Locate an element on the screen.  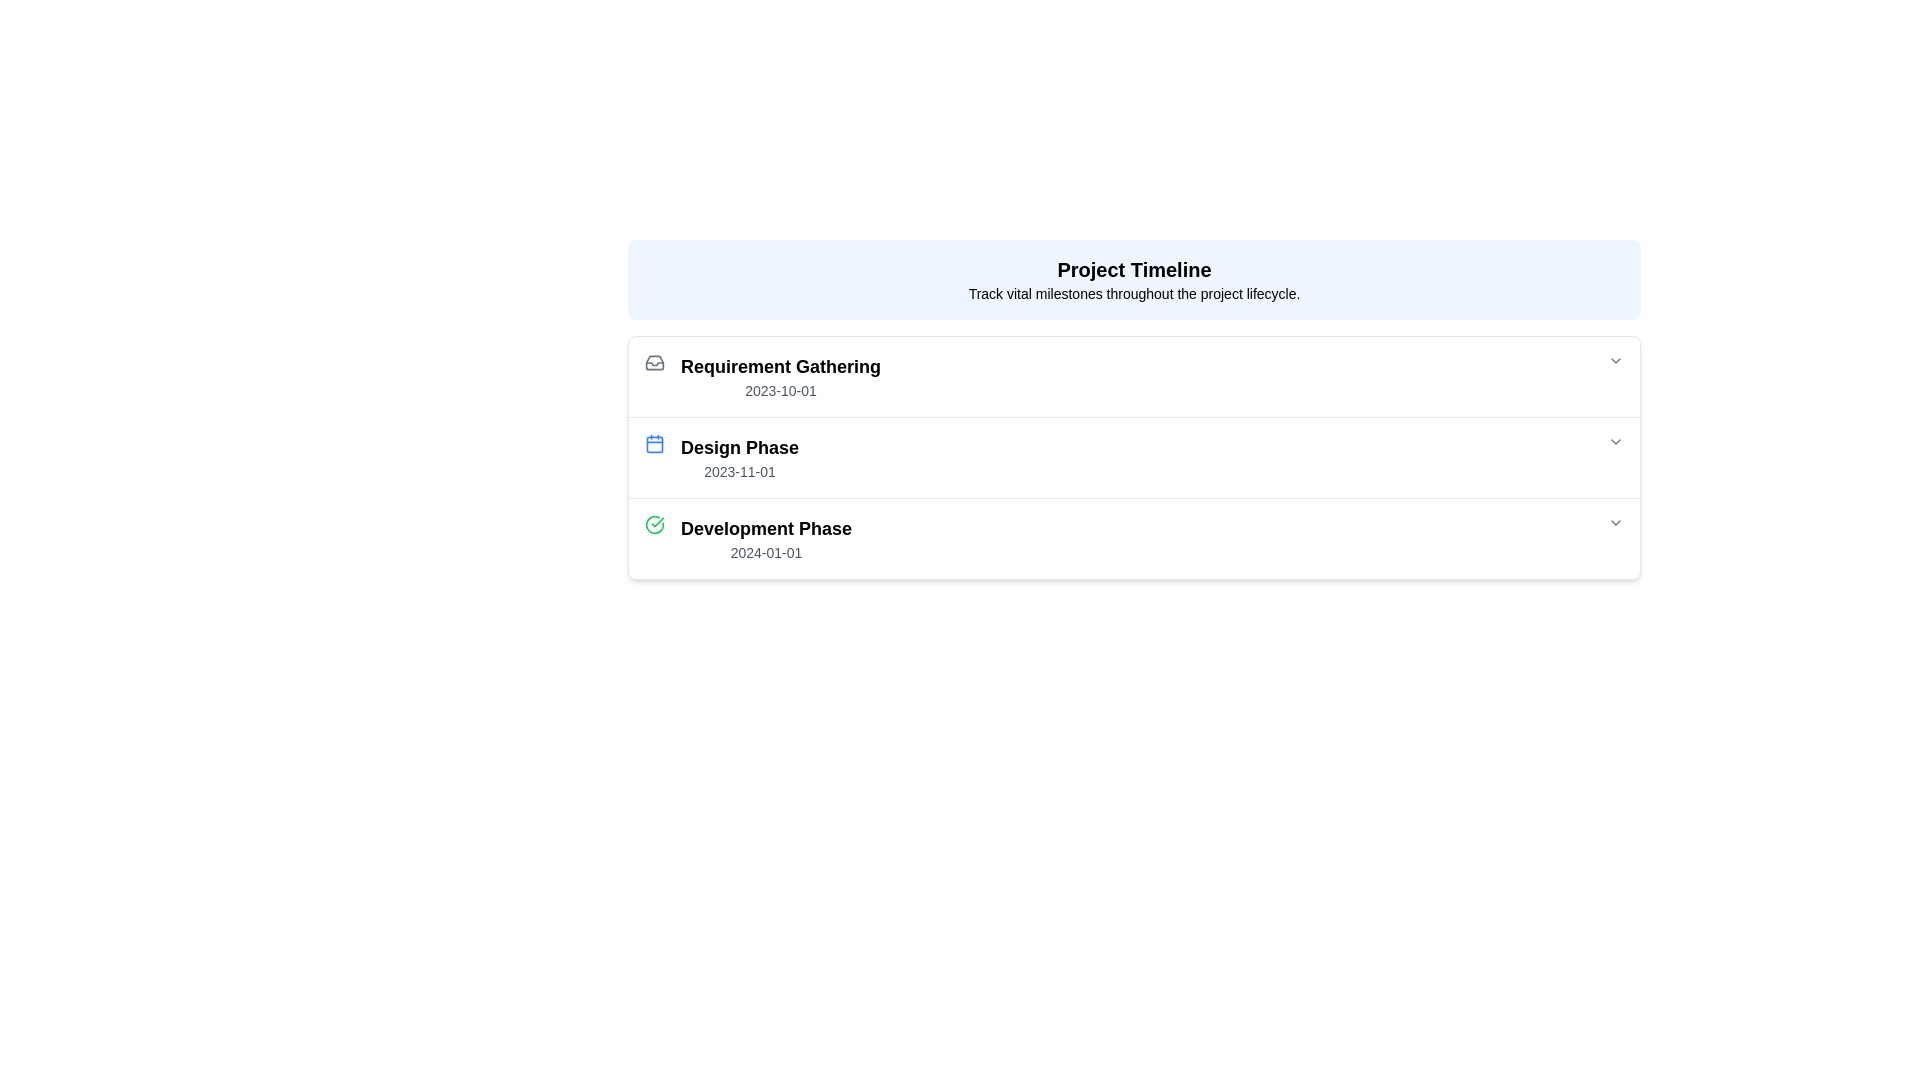
the informational text reading 'Track vital milestones throughout the project lifecycle.', which is located immediately below the heading 'Project Timeline' is located at coordinates (1134, 293).